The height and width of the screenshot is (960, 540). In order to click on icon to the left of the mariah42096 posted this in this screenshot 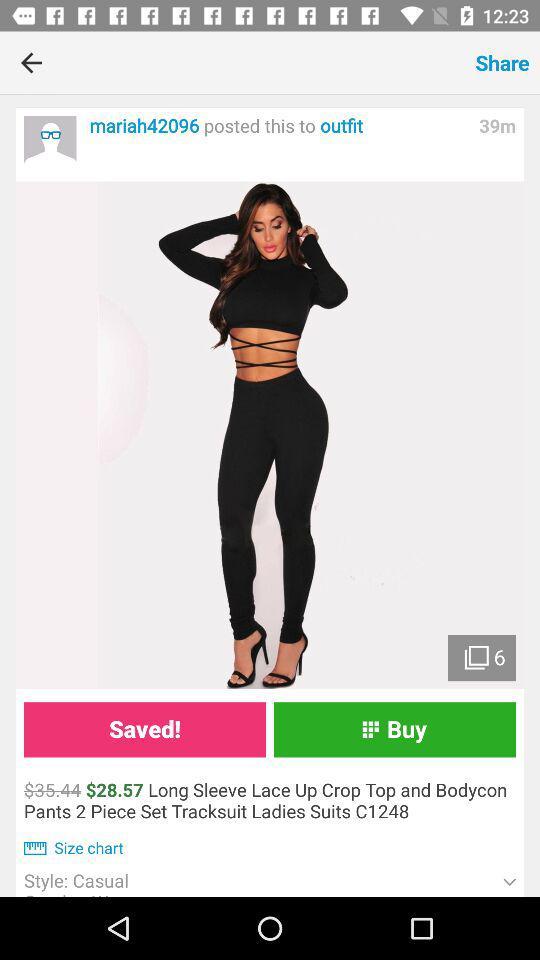, I will do `click(50, 141)`.